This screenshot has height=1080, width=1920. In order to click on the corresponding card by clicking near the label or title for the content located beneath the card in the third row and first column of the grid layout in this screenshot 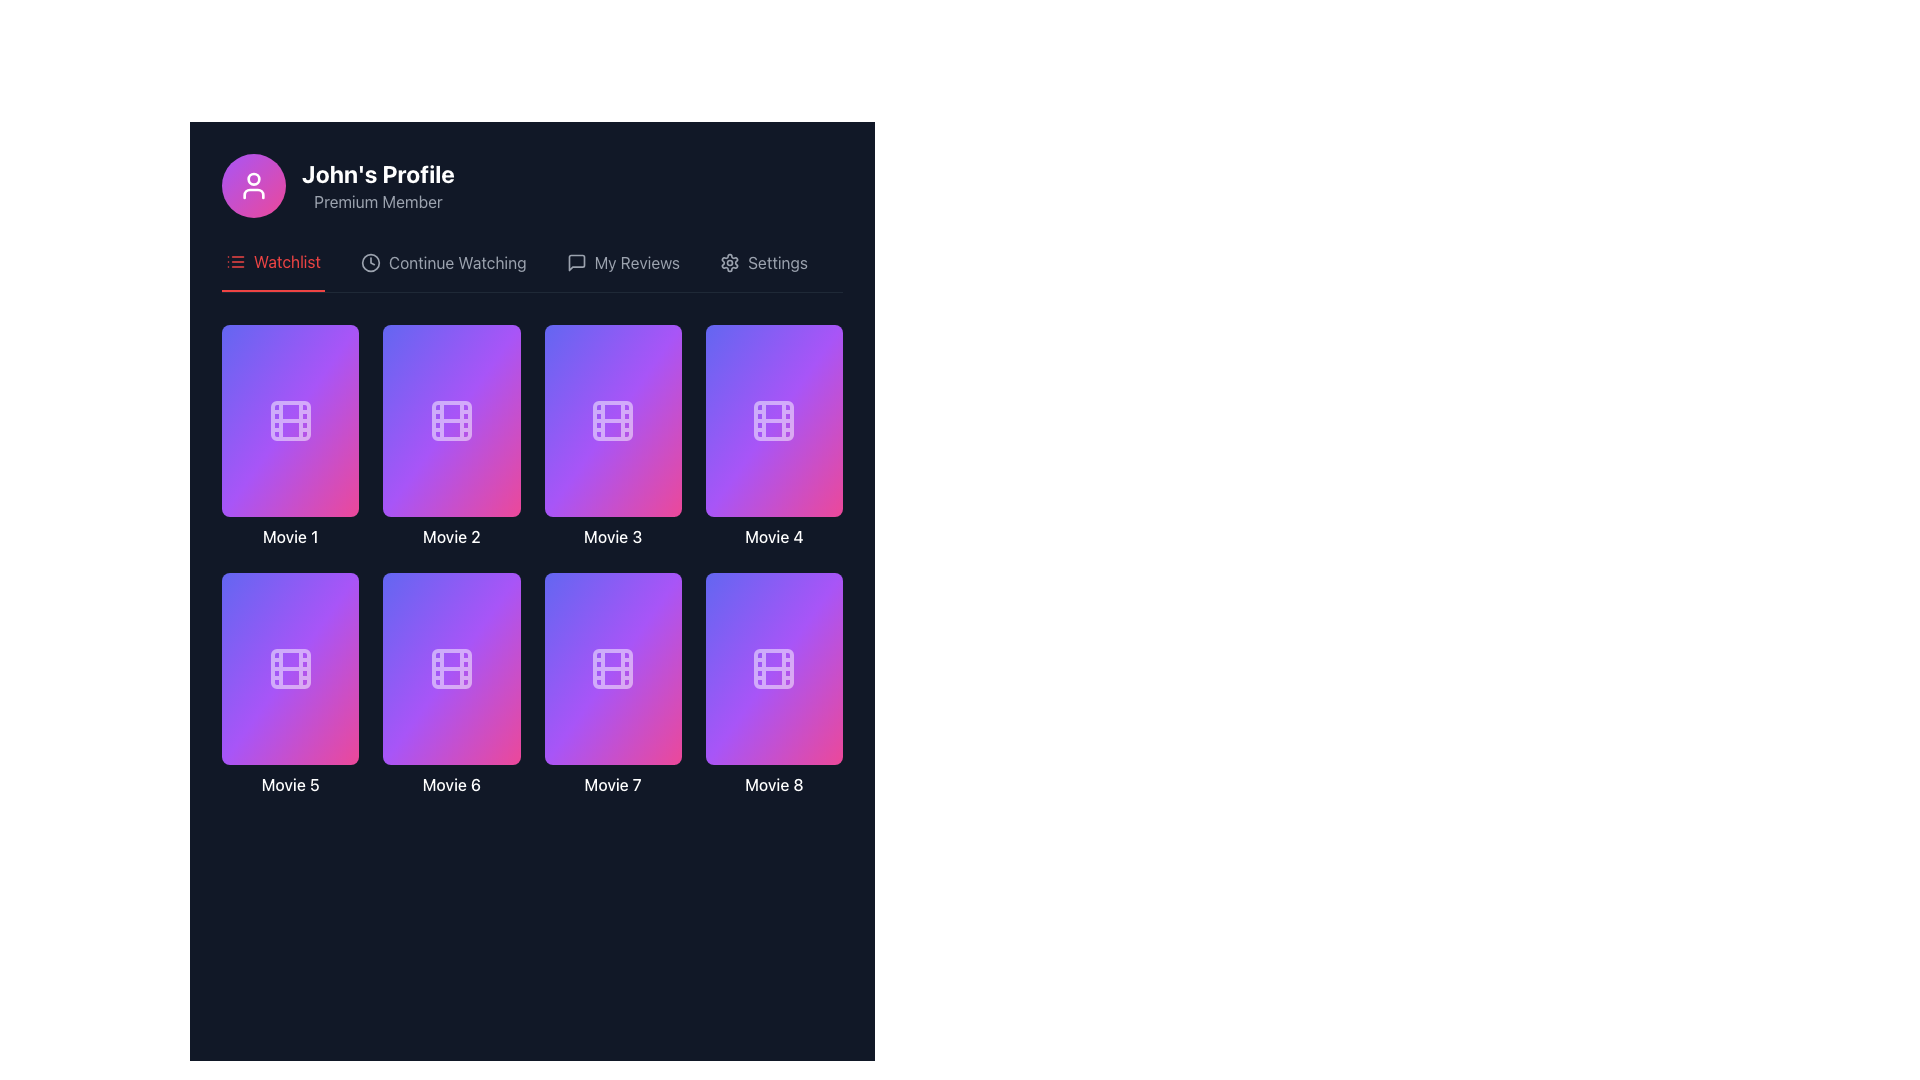, I will do `click(289, 784)`.